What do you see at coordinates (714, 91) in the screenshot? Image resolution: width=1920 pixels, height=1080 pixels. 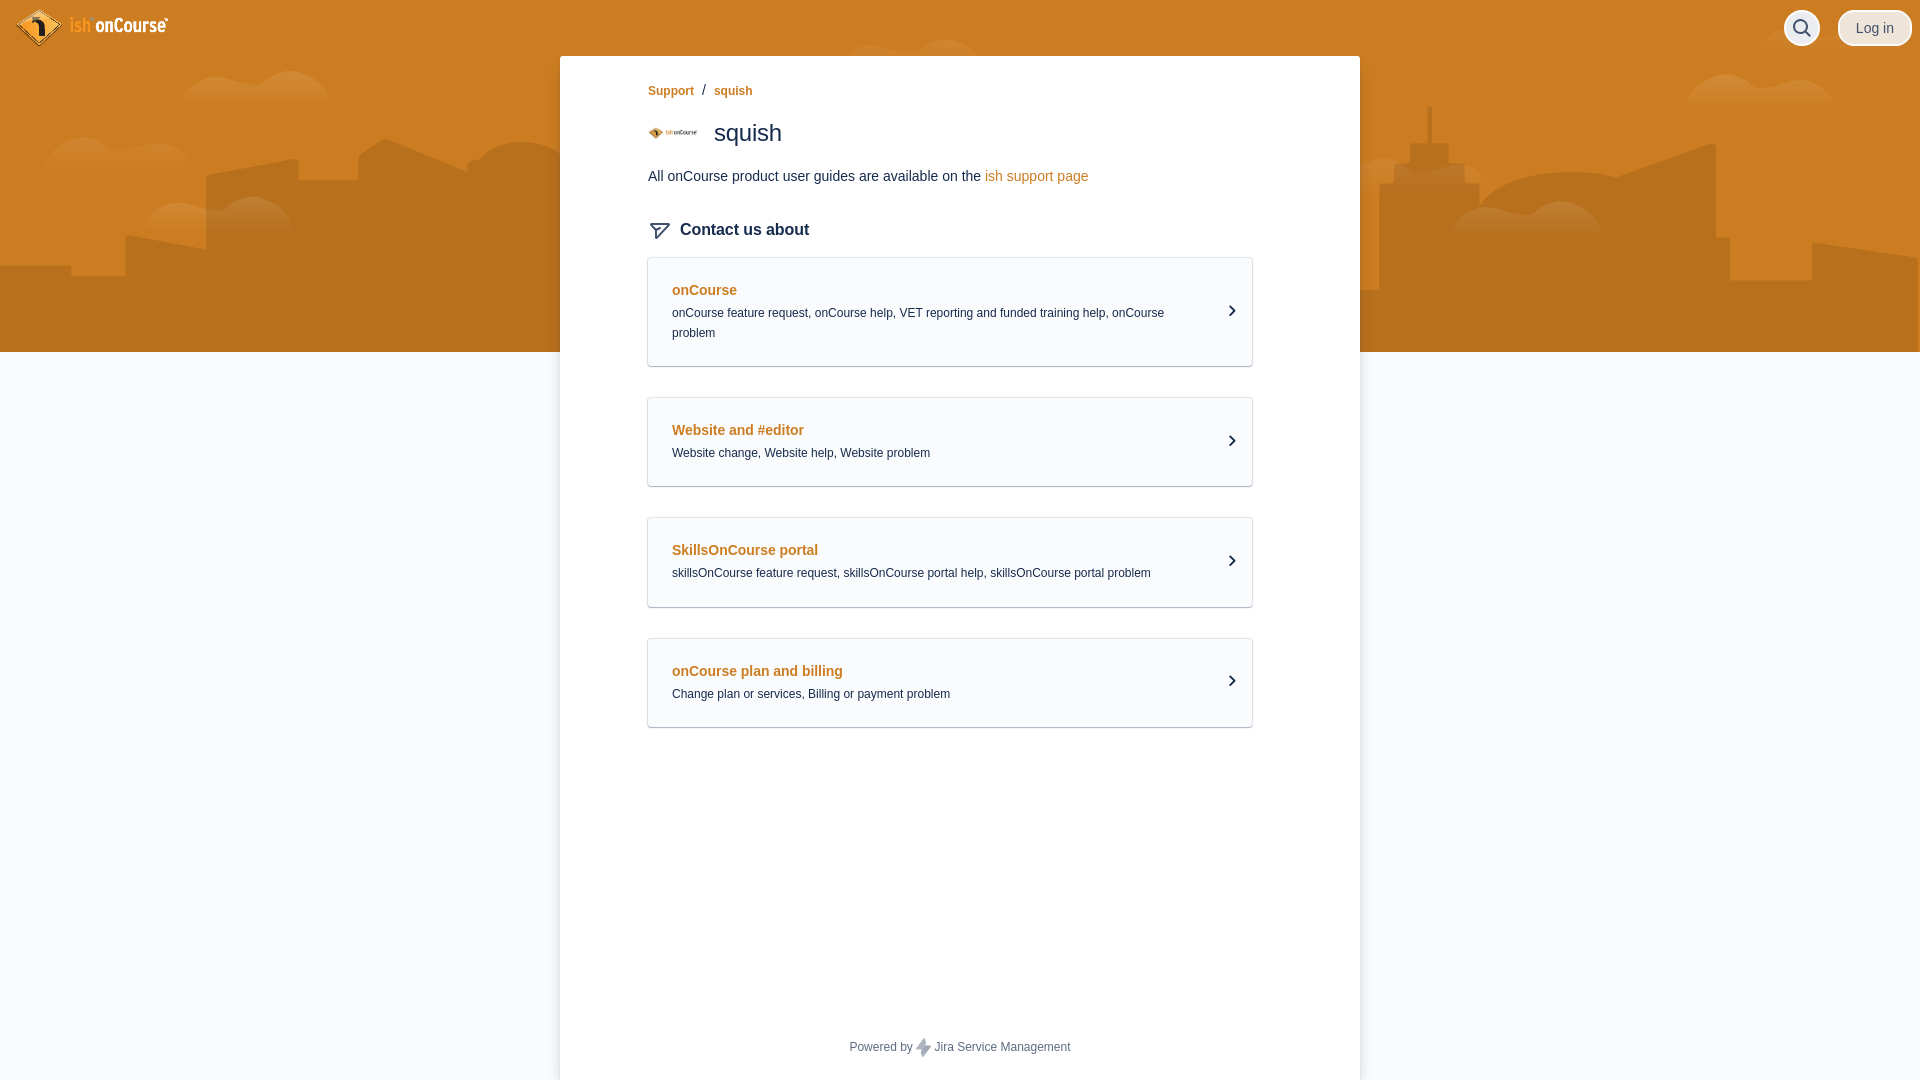 I see `'squish'` at bounding box center [714, 91].